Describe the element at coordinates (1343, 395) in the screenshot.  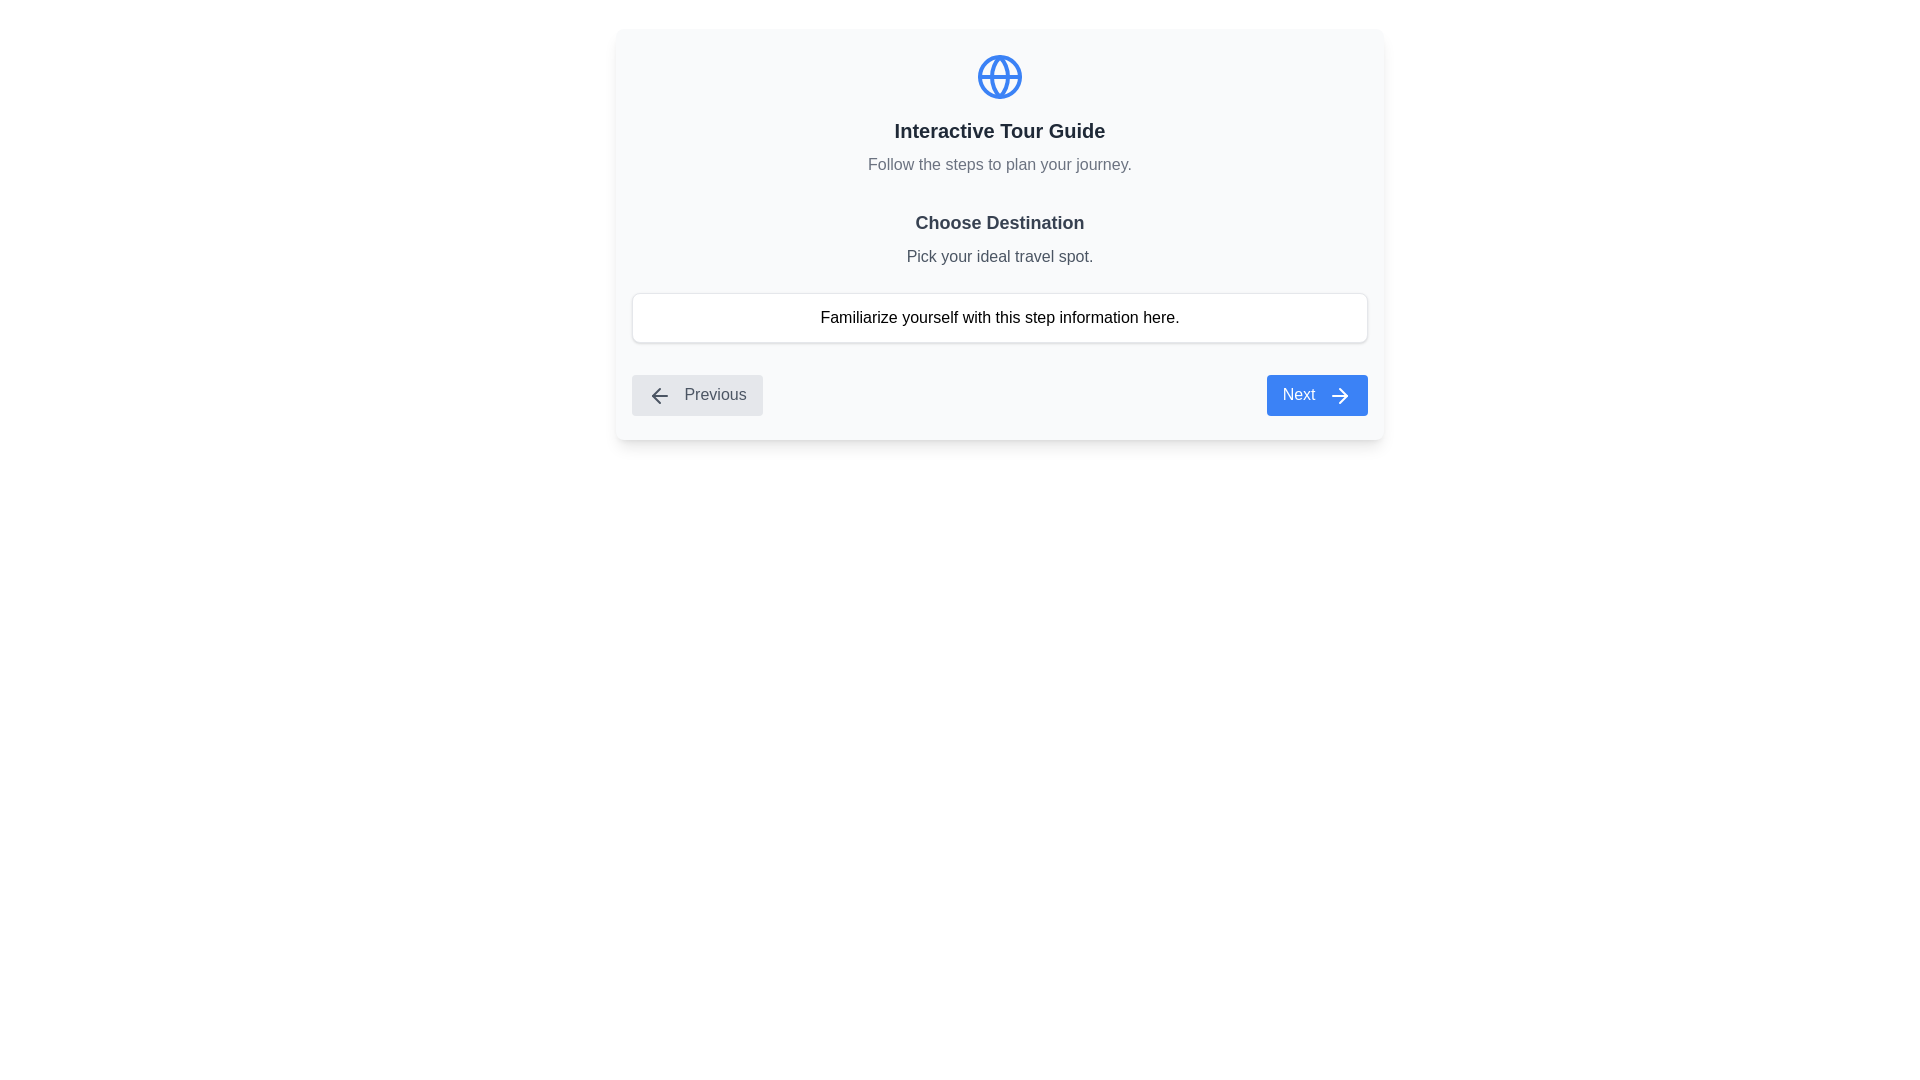
I see `the right-pointing arrow icon that is part of the blue 'Next' button located at the lower-right section of the interface` at that location.